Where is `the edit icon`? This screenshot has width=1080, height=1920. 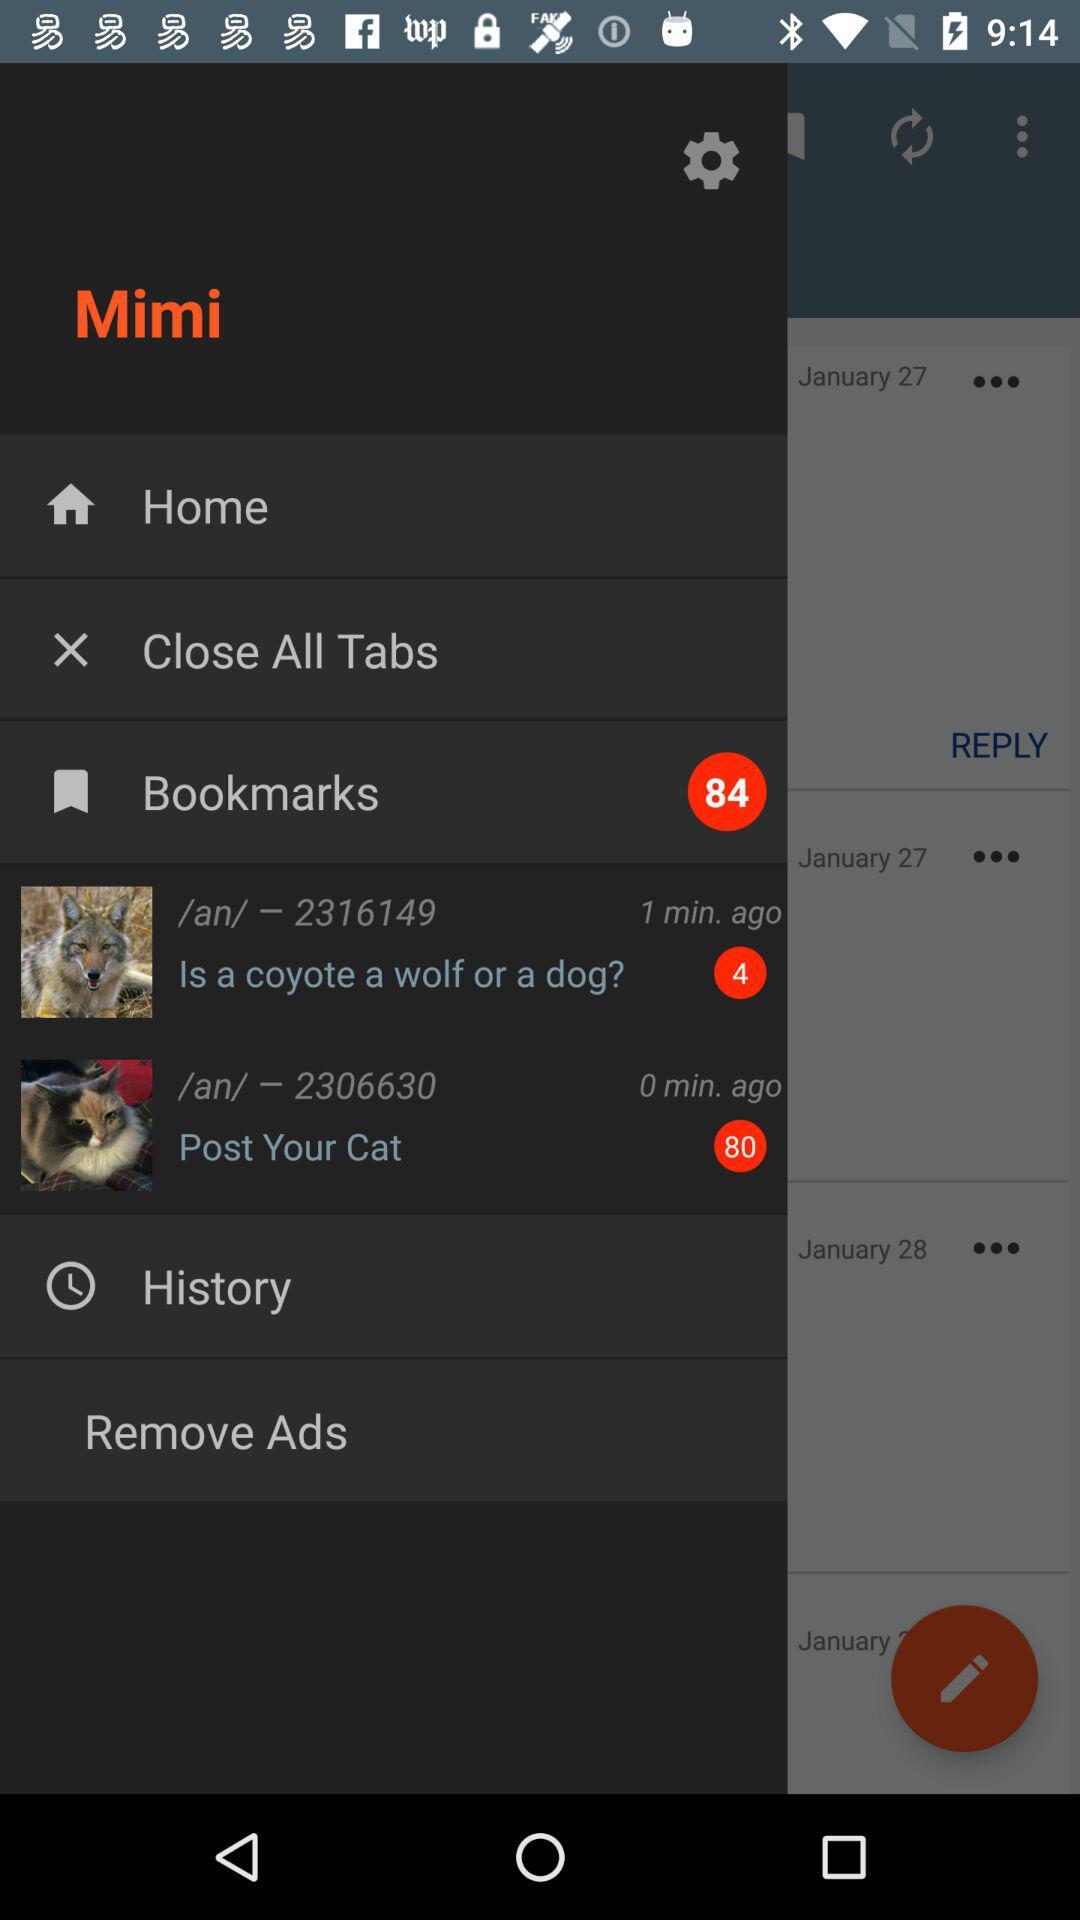
the edit icon is located at coordinates (963, 1678).